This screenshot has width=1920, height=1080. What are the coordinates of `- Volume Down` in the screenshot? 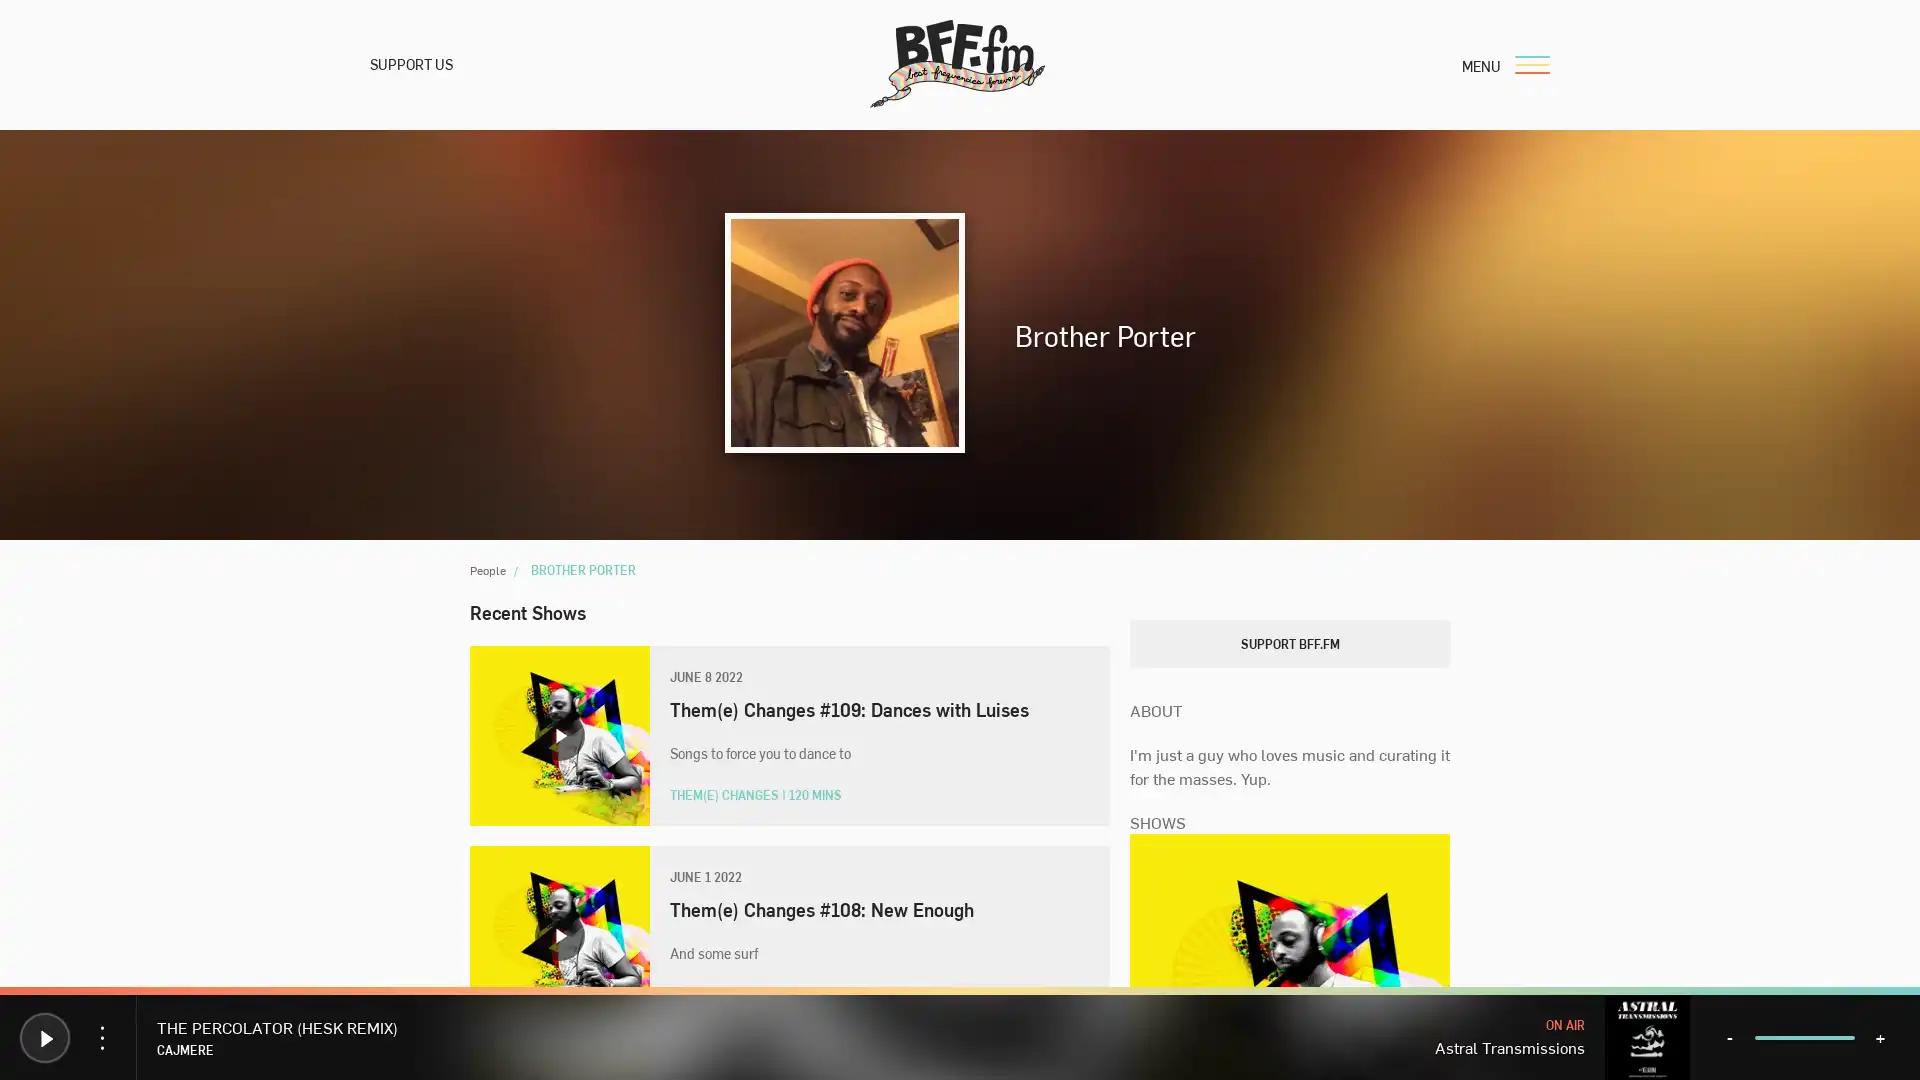 It's located at (1728, 1036).